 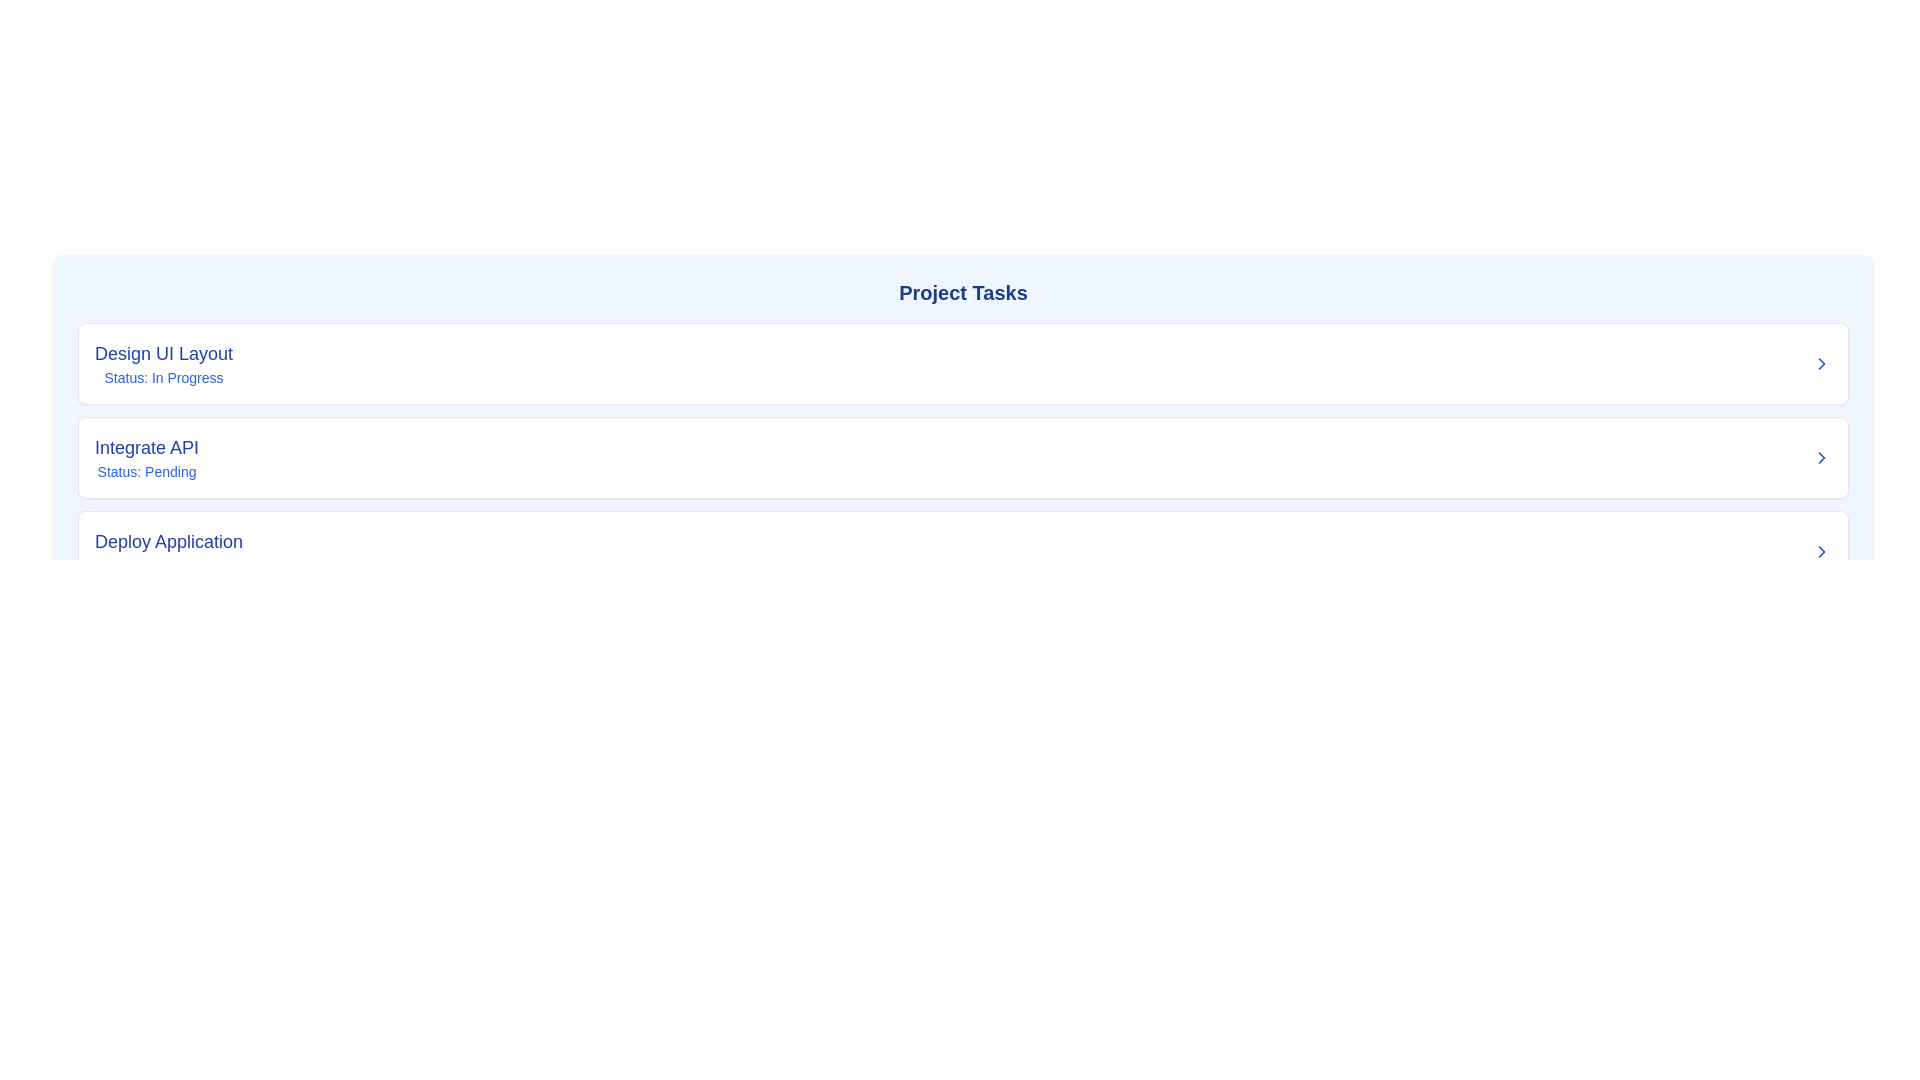 I want to click on the header text component displaying the title and status of the task labeled 'Integrate API', which is positioned between the 'Design UI Layout' card and the 'Deploy Application' card in the center of the webpage, so click(x=146, y=458).